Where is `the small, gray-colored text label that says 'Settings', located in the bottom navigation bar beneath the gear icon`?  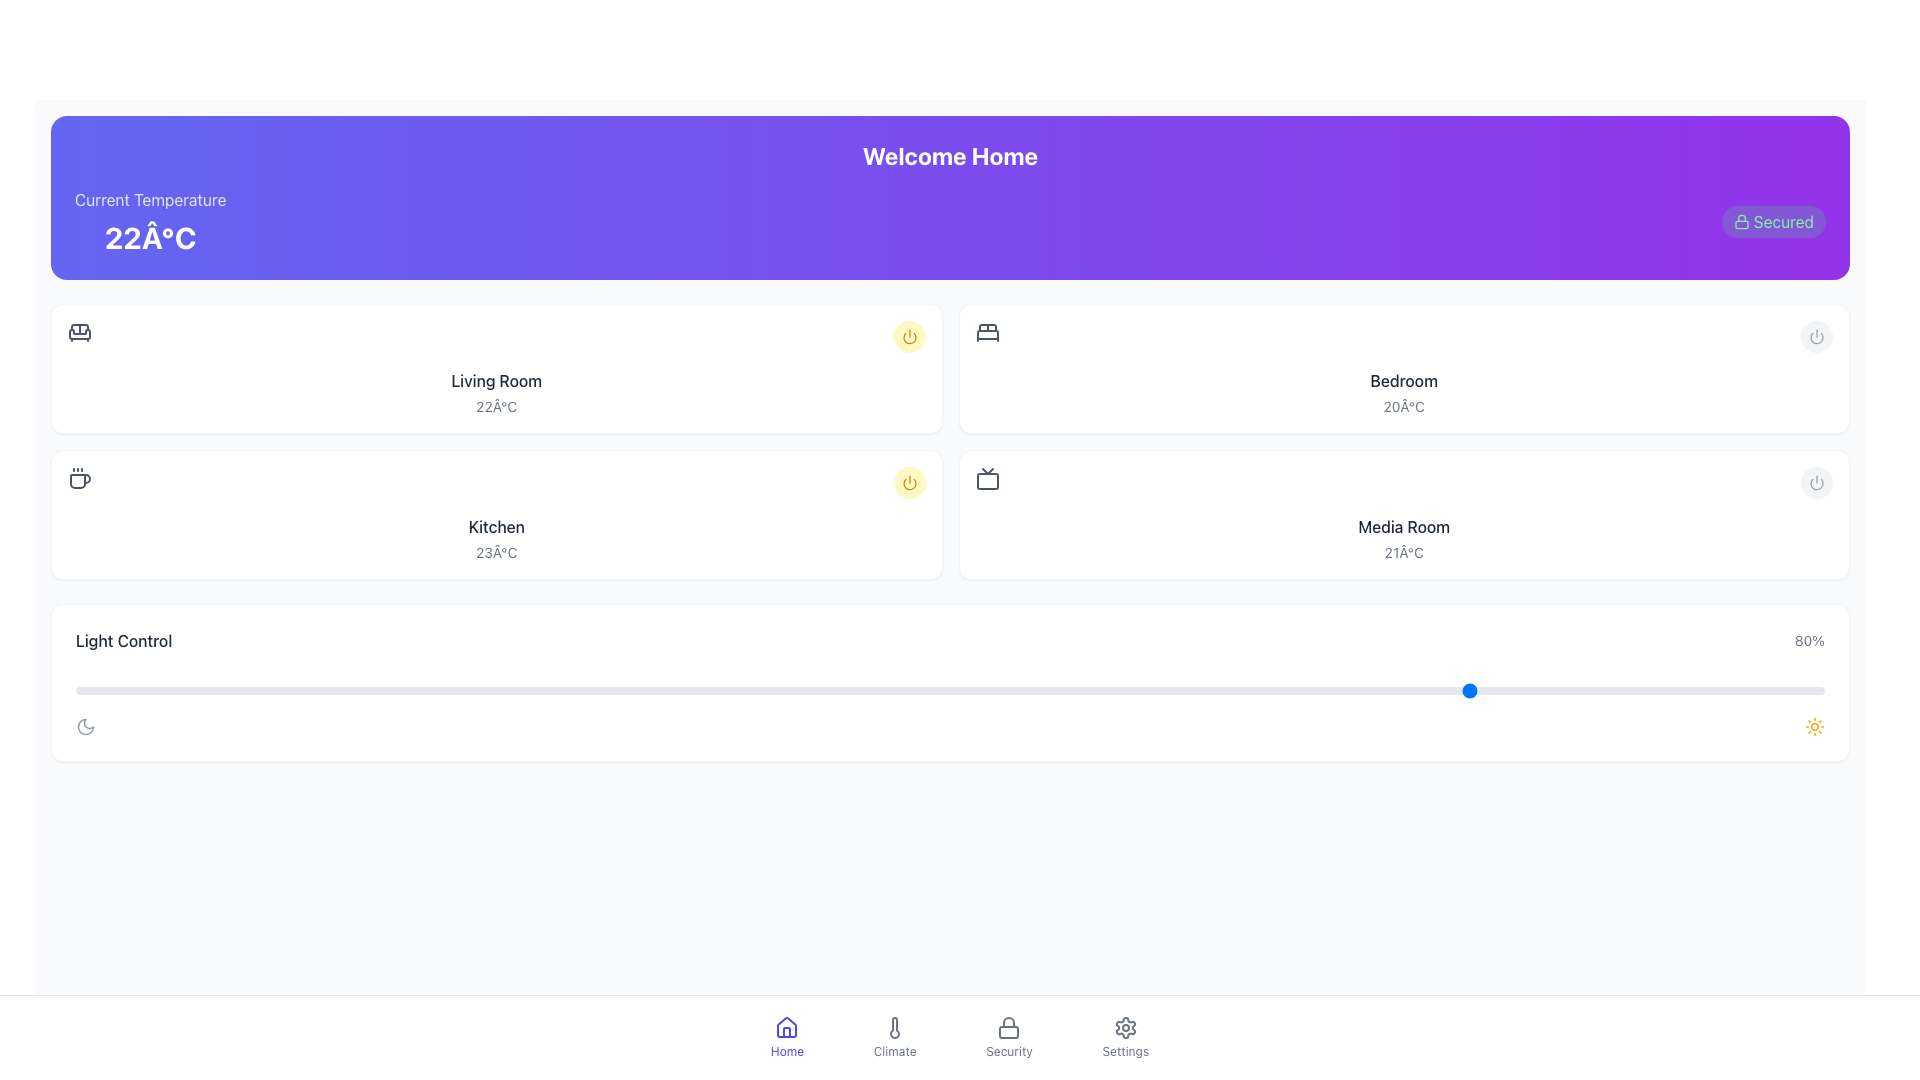 the small, gray-colored text label that says 'Settings', located in the bottom navigation bar beneath the gear icon is located at coordinates (1125, 1051).